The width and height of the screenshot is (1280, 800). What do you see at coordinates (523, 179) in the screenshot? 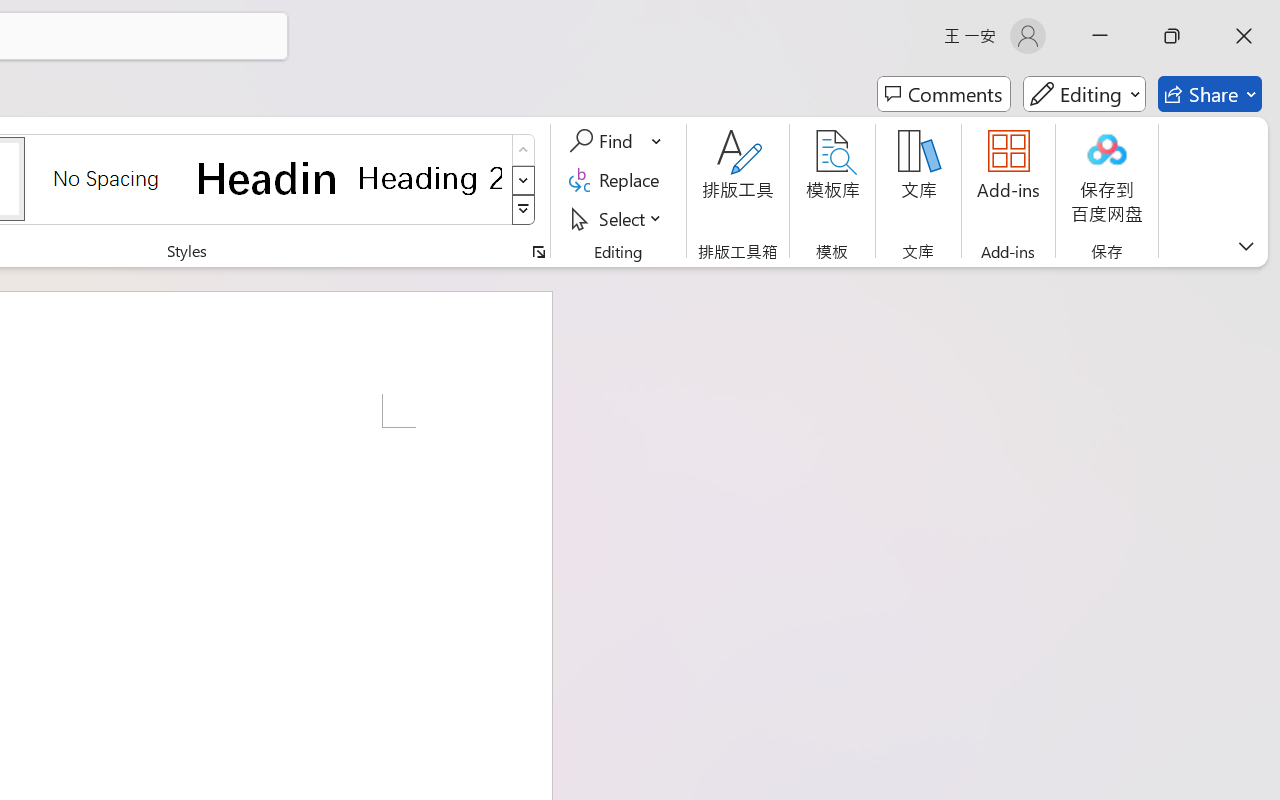
I see `'Row Down'` at bounding box center [523, 179].